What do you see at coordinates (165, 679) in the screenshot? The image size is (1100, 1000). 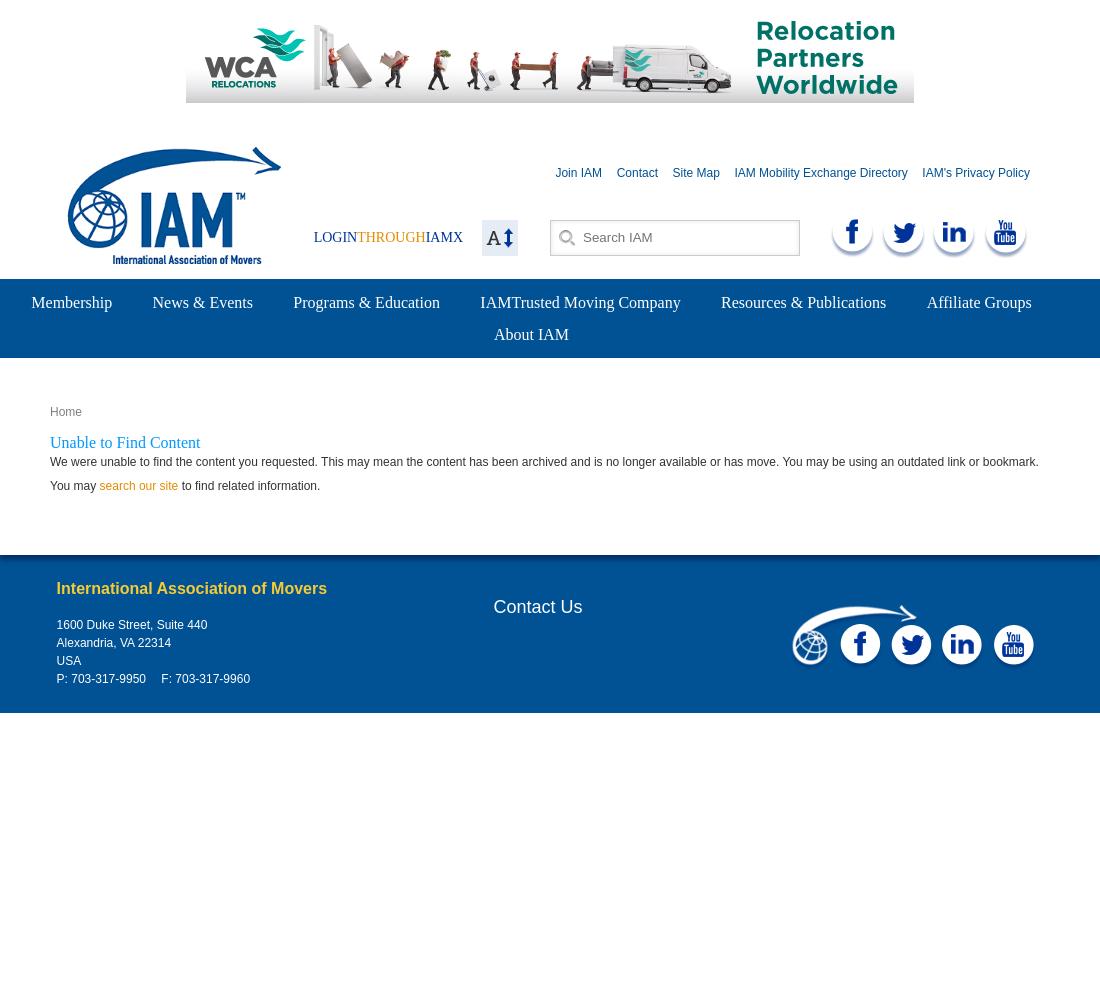 I see `'F:'` at bounding box center [165, 679].